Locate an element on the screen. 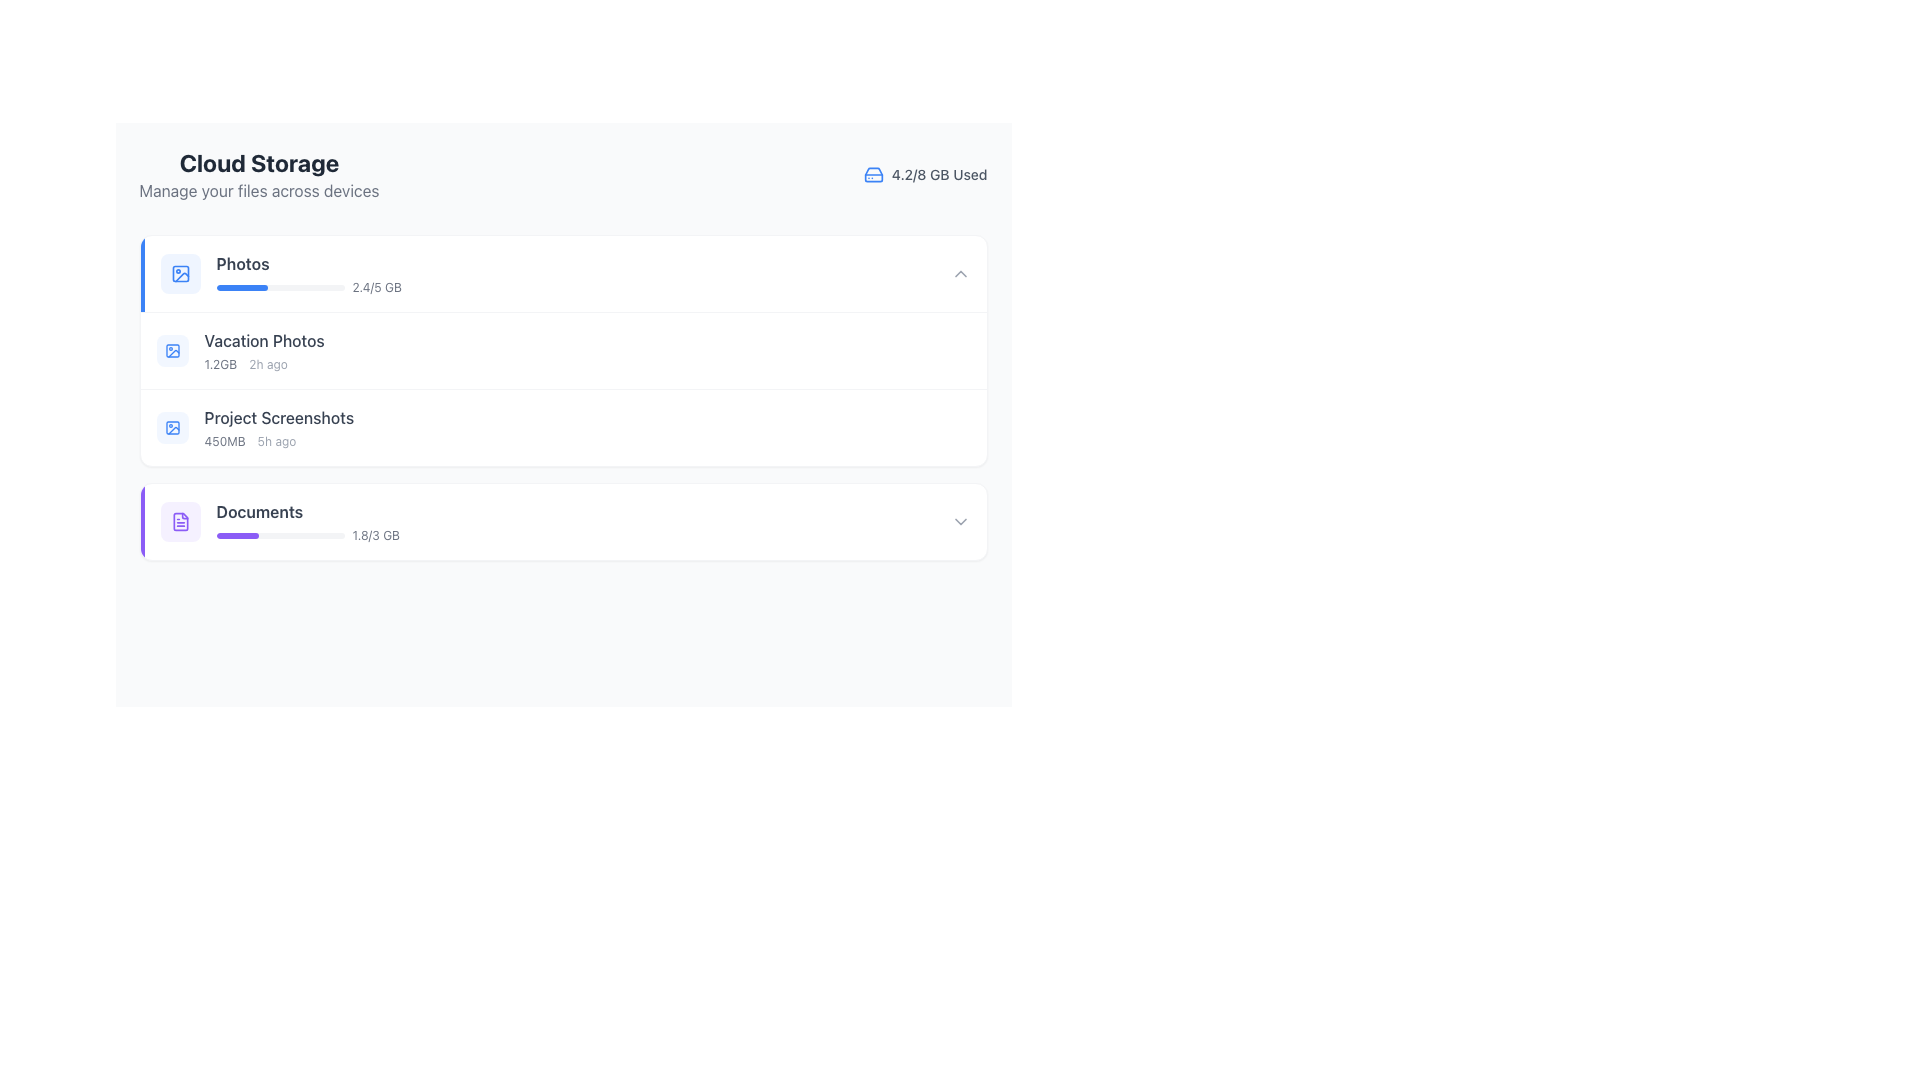  the blue outlined SVG image icon representing the 'Photos' category, located at the top-left of the 'Photos' list item is located at coordinates (180, 273).